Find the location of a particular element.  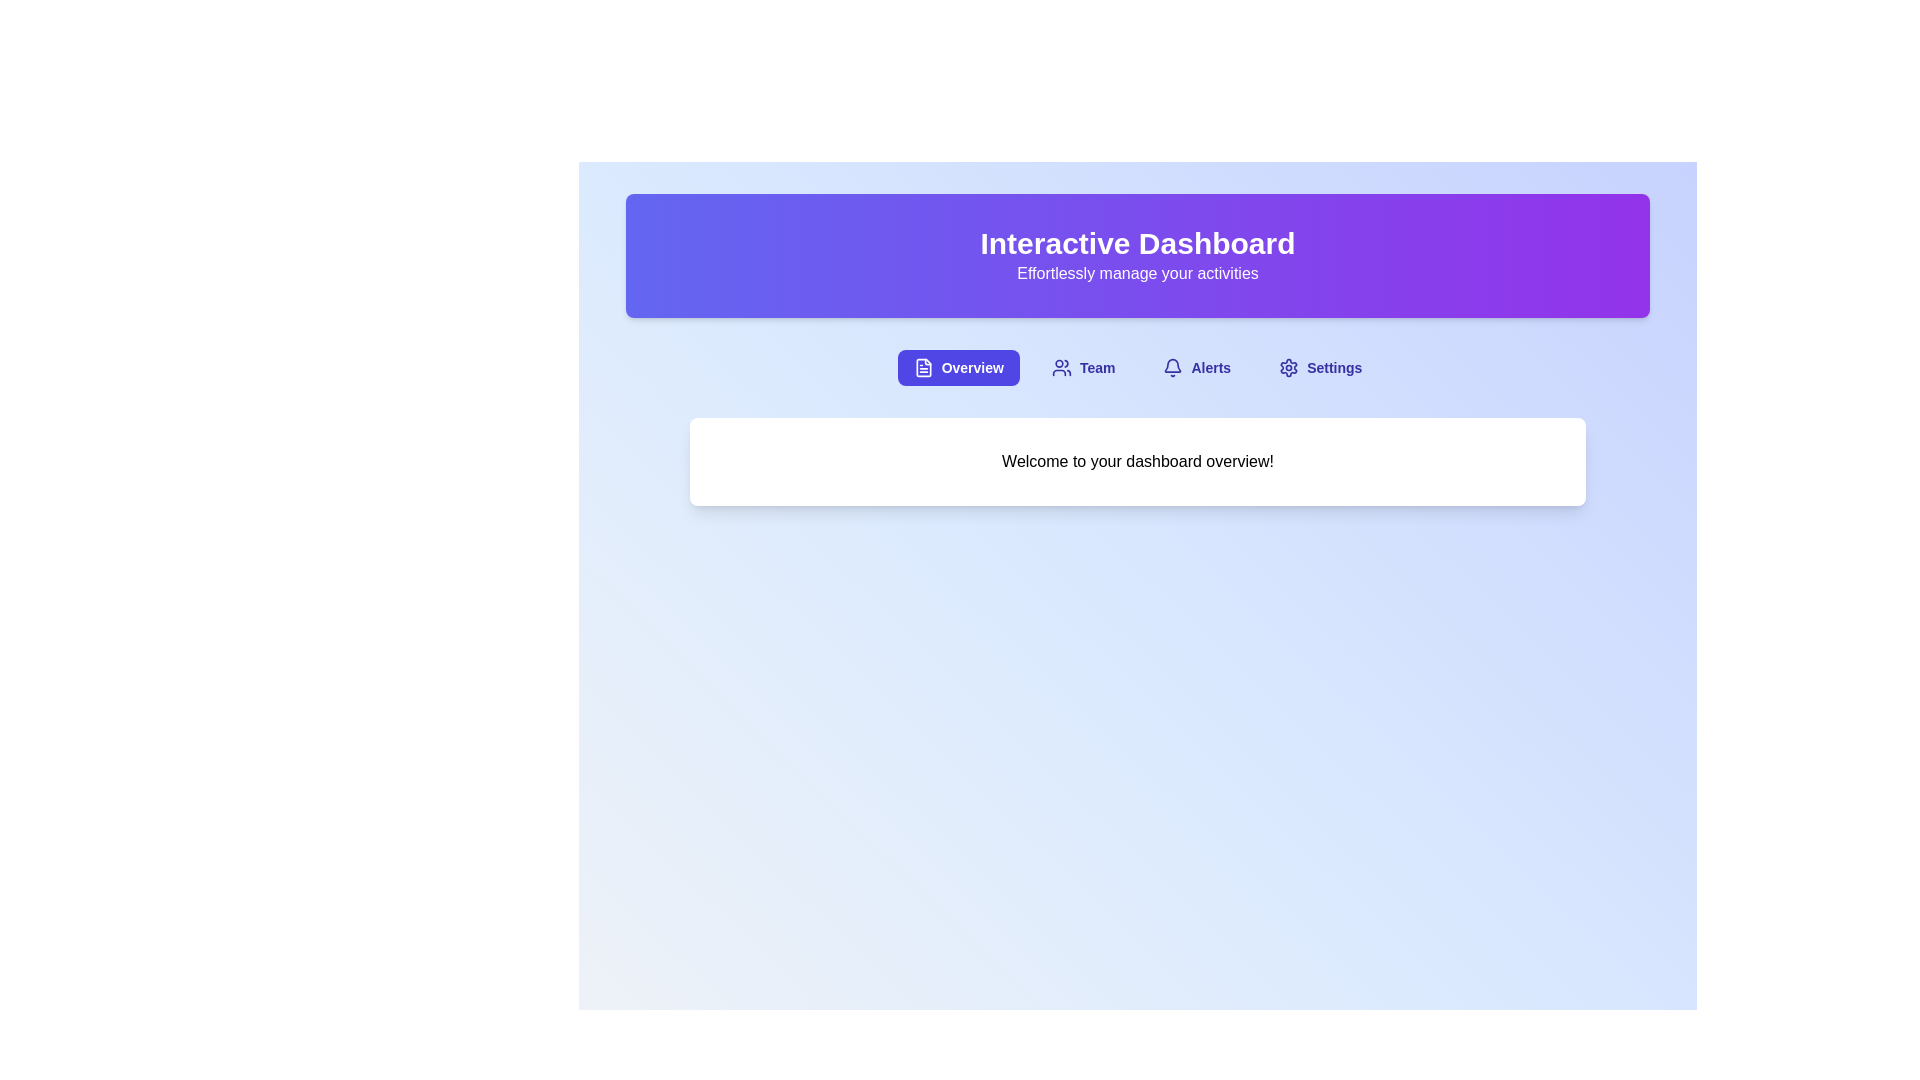

the static text block element that displays 'Welcome to your dashboard overview!' which is positioned below the navigation buttons in the upper-middle section of the main view is located at coordinates (1137, 462).